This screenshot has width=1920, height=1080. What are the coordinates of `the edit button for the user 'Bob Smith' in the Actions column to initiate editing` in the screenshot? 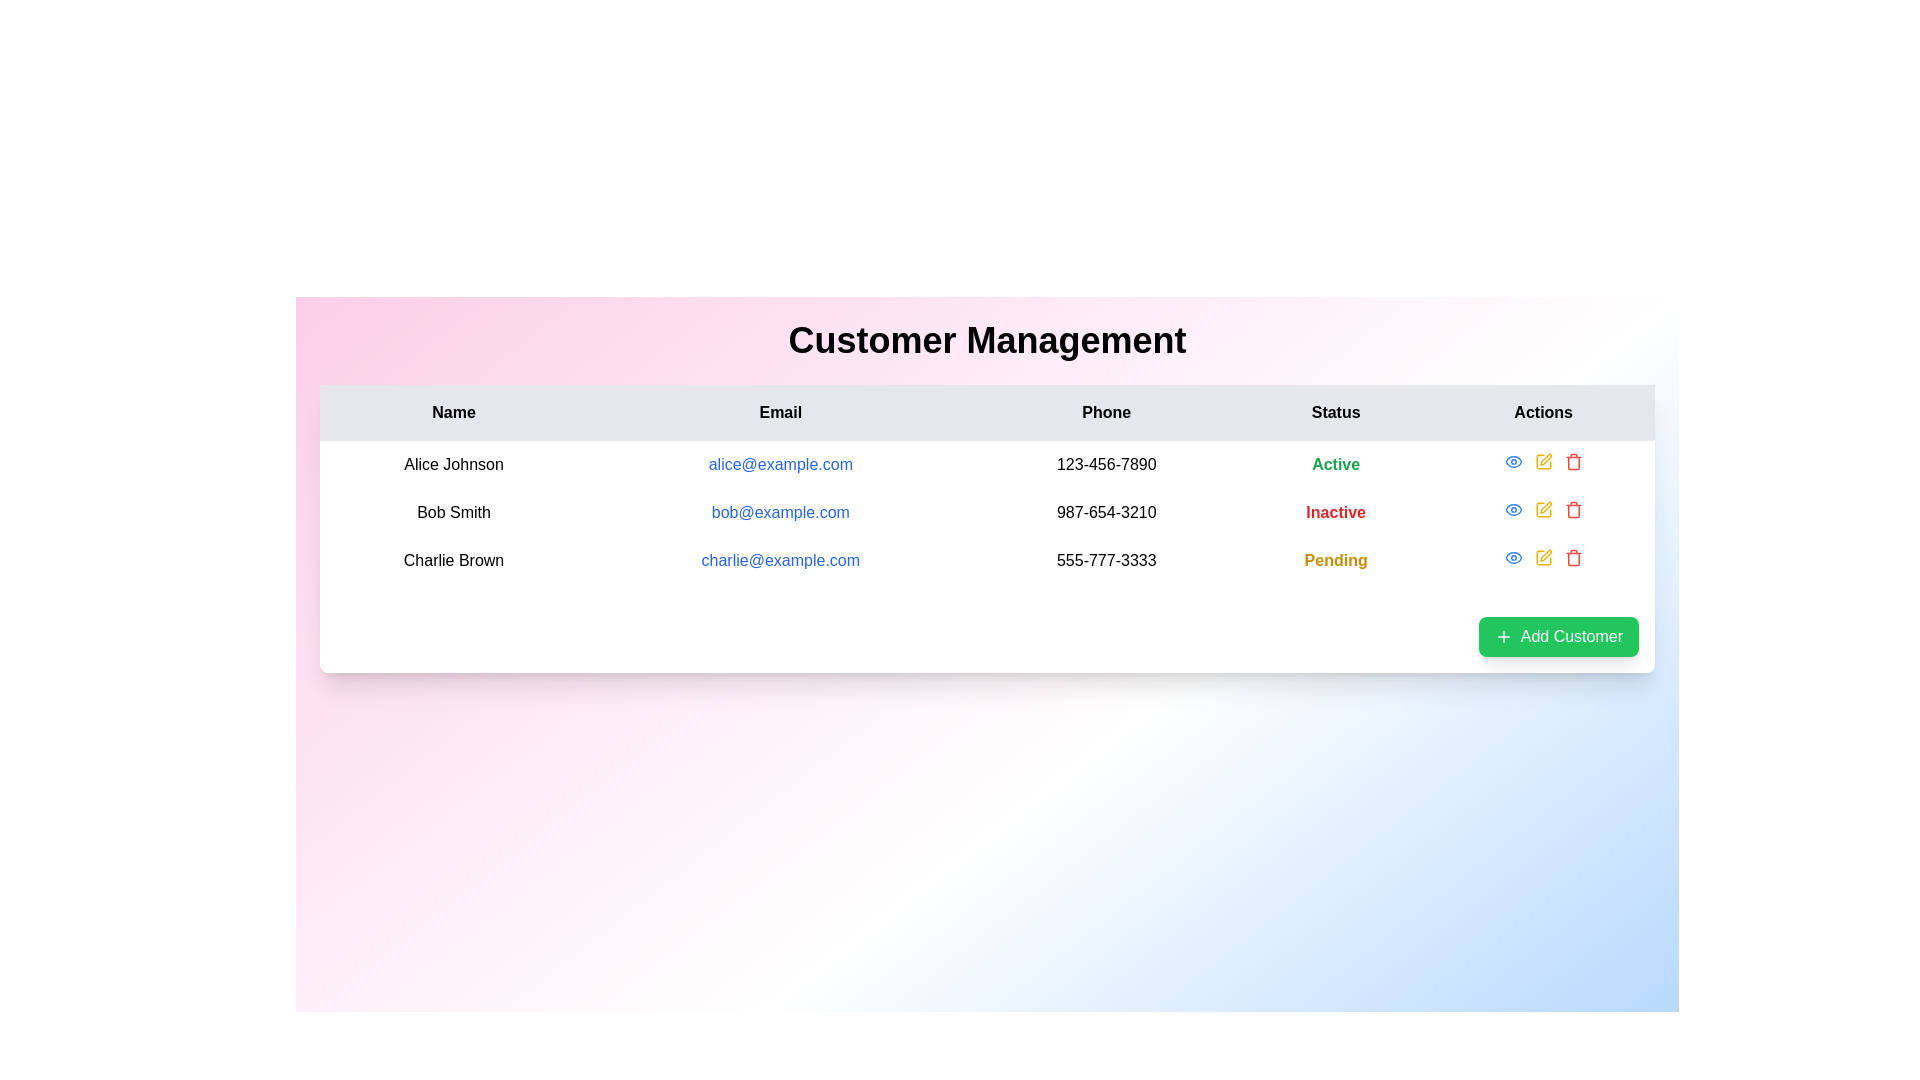 It's located at (1542, 462).